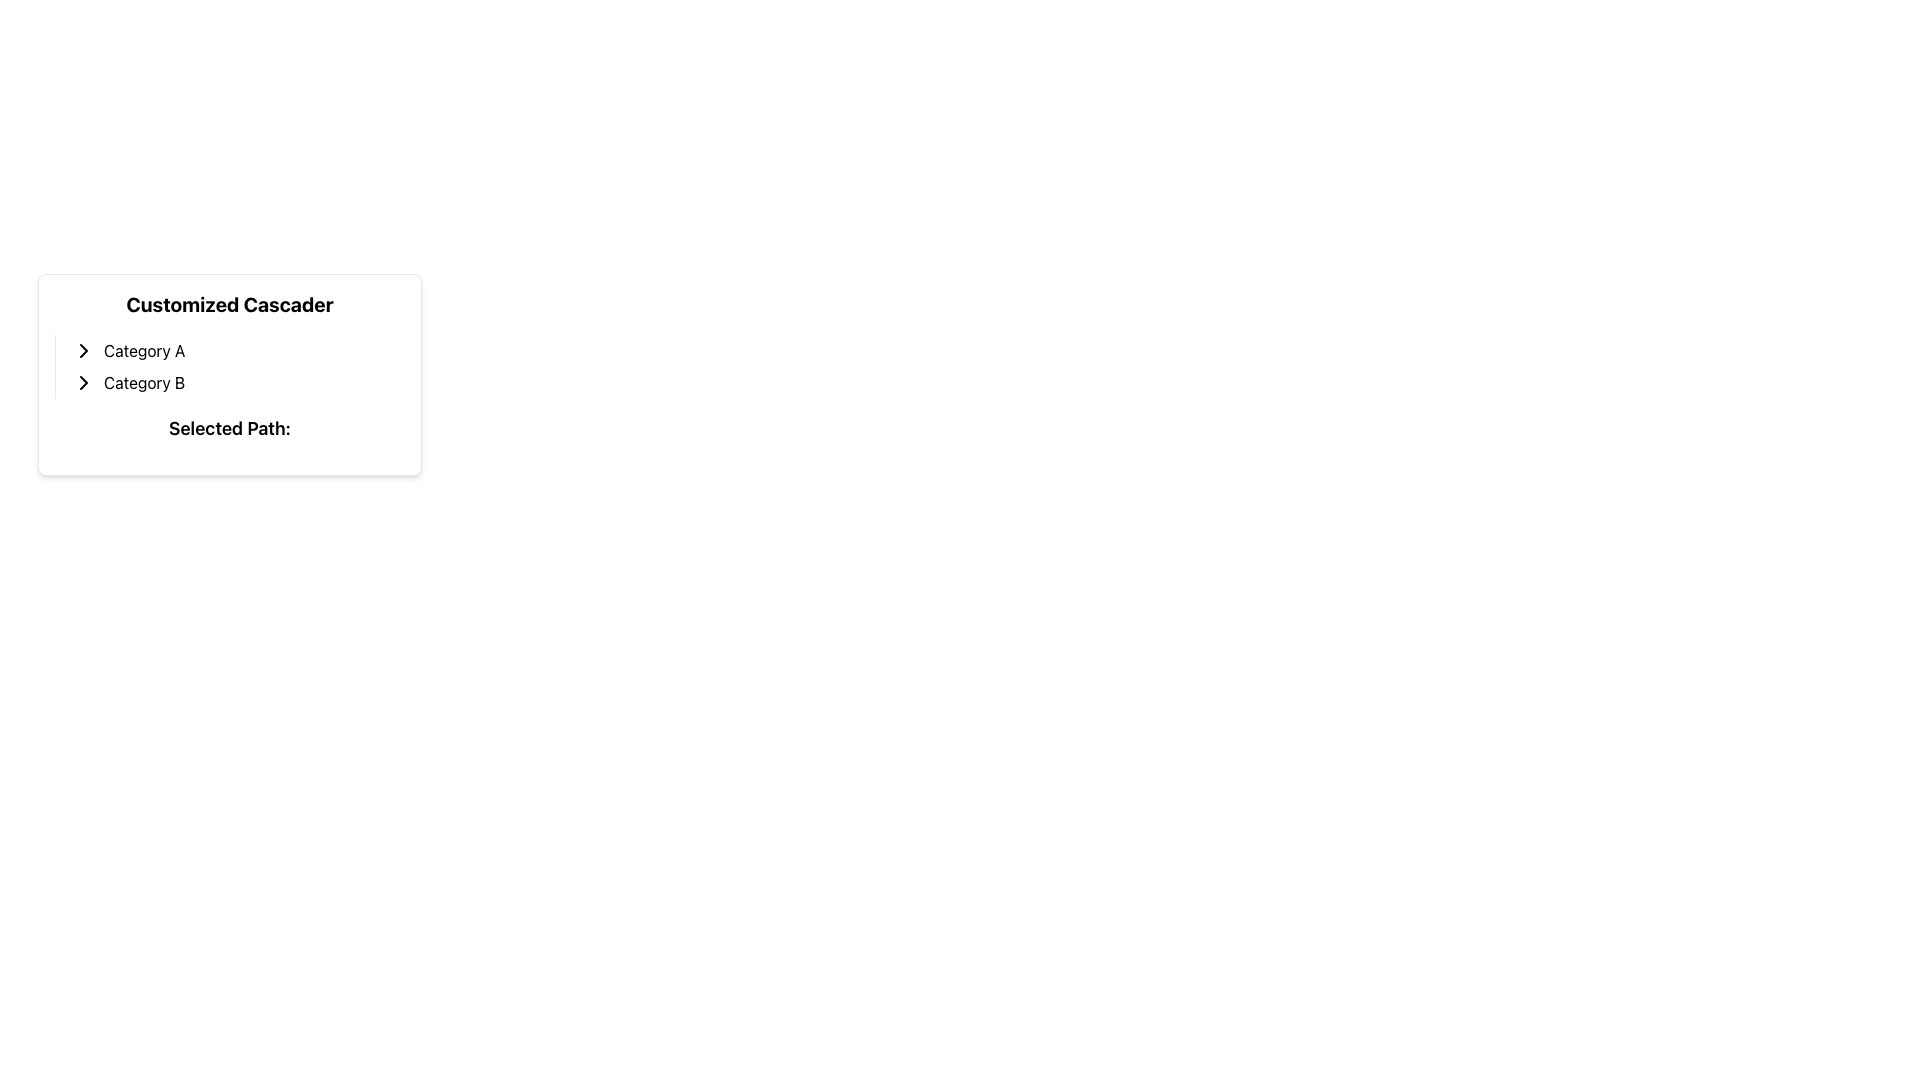 This screenshot has width=1920, height=1080. What do you see at coordinates (82, 382) in the screenshot?
I see `the chevron icon indicating expandable content for 'Category B'` at bounding box center [82, 382].